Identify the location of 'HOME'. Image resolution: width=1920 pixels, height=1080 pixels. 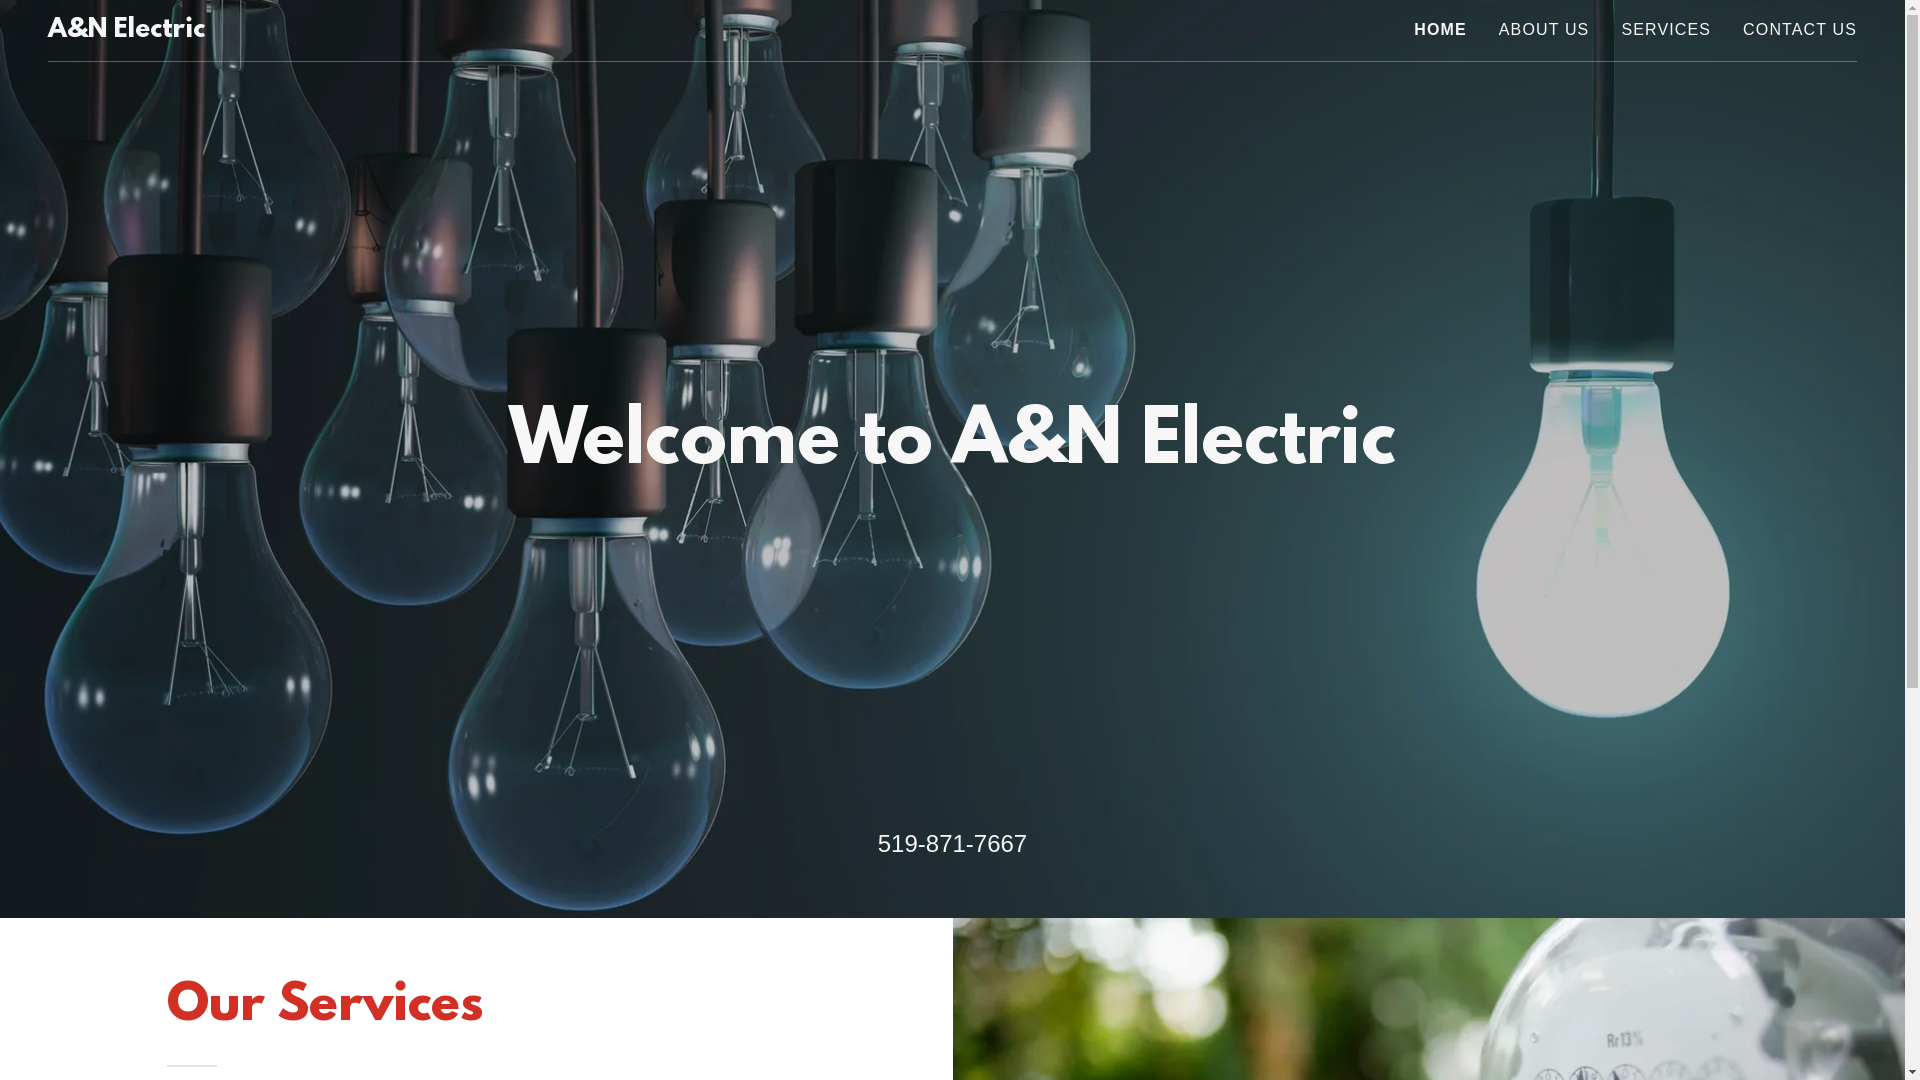
(1413, 30).